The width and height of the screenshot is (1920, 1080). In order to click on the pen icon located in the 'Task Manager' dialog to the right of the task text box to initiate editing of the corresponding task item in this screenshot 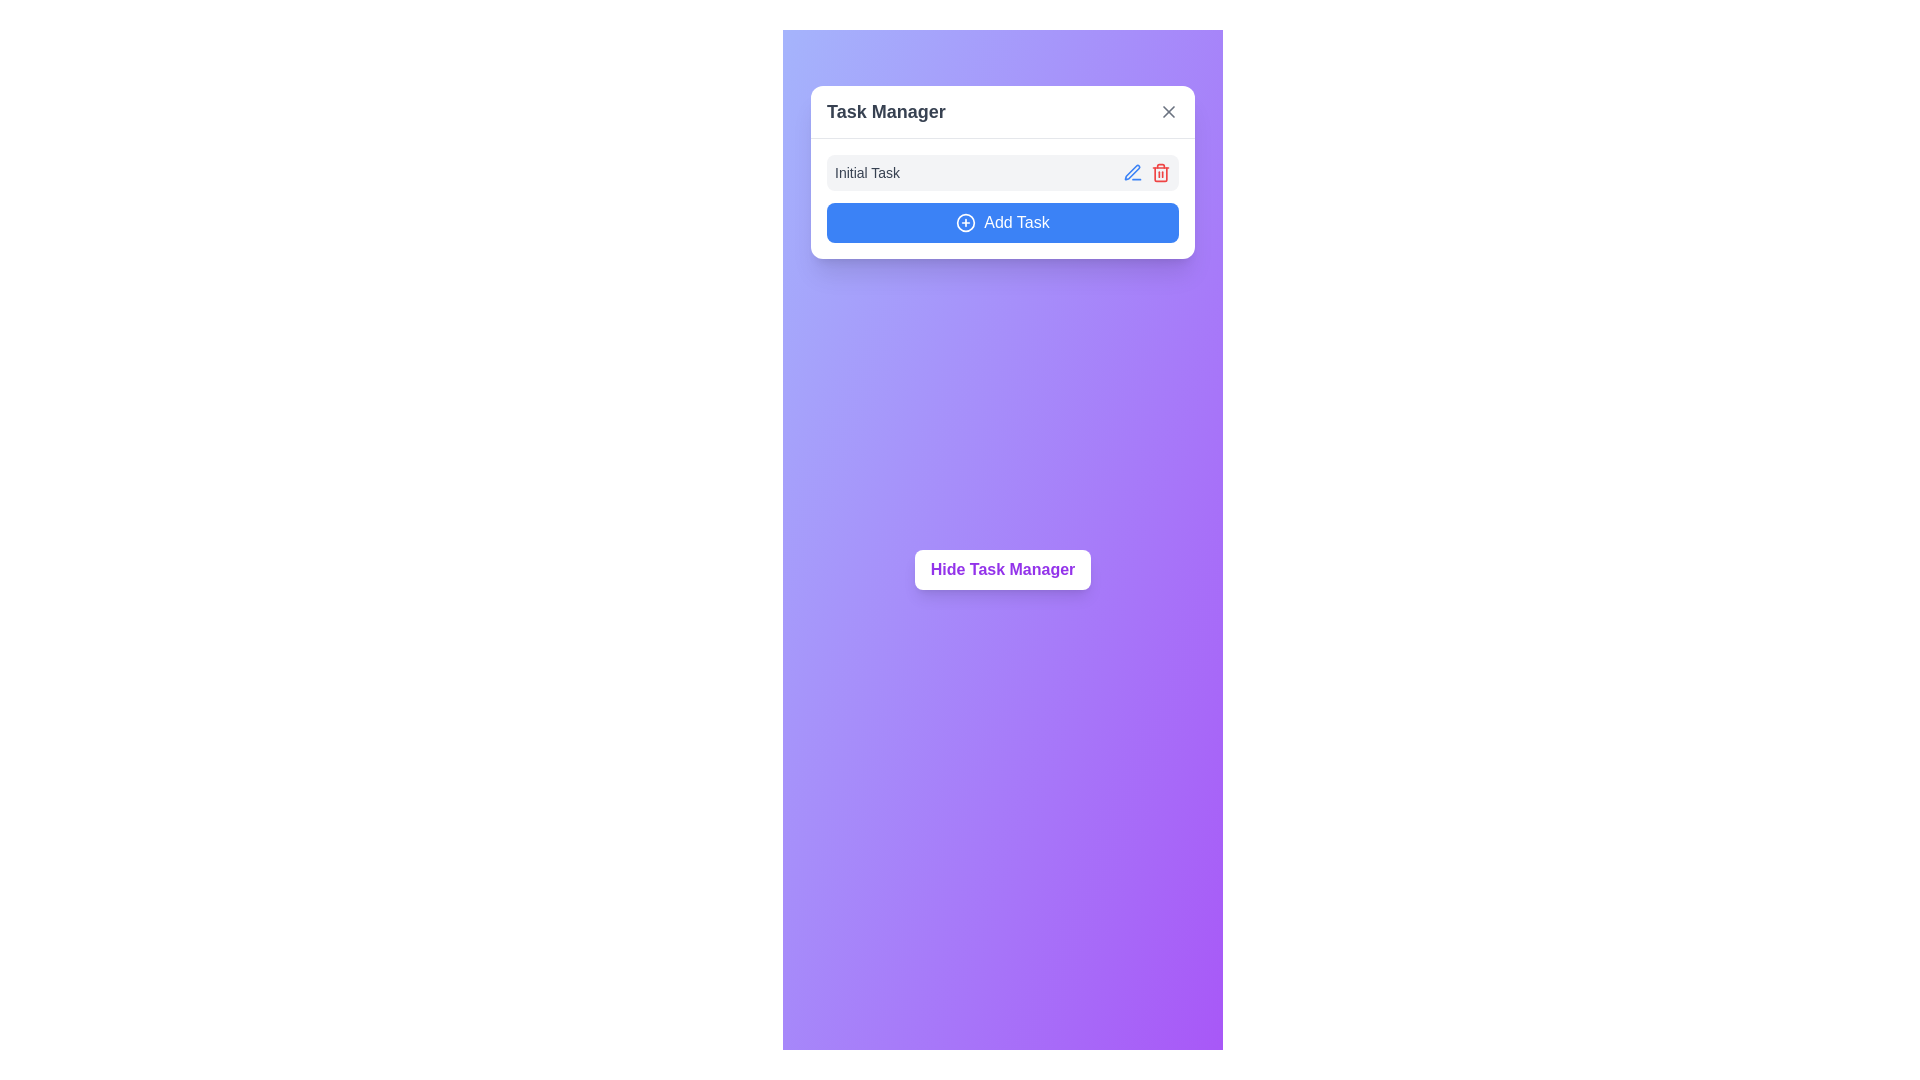, I will do `click(1132, 171)`.